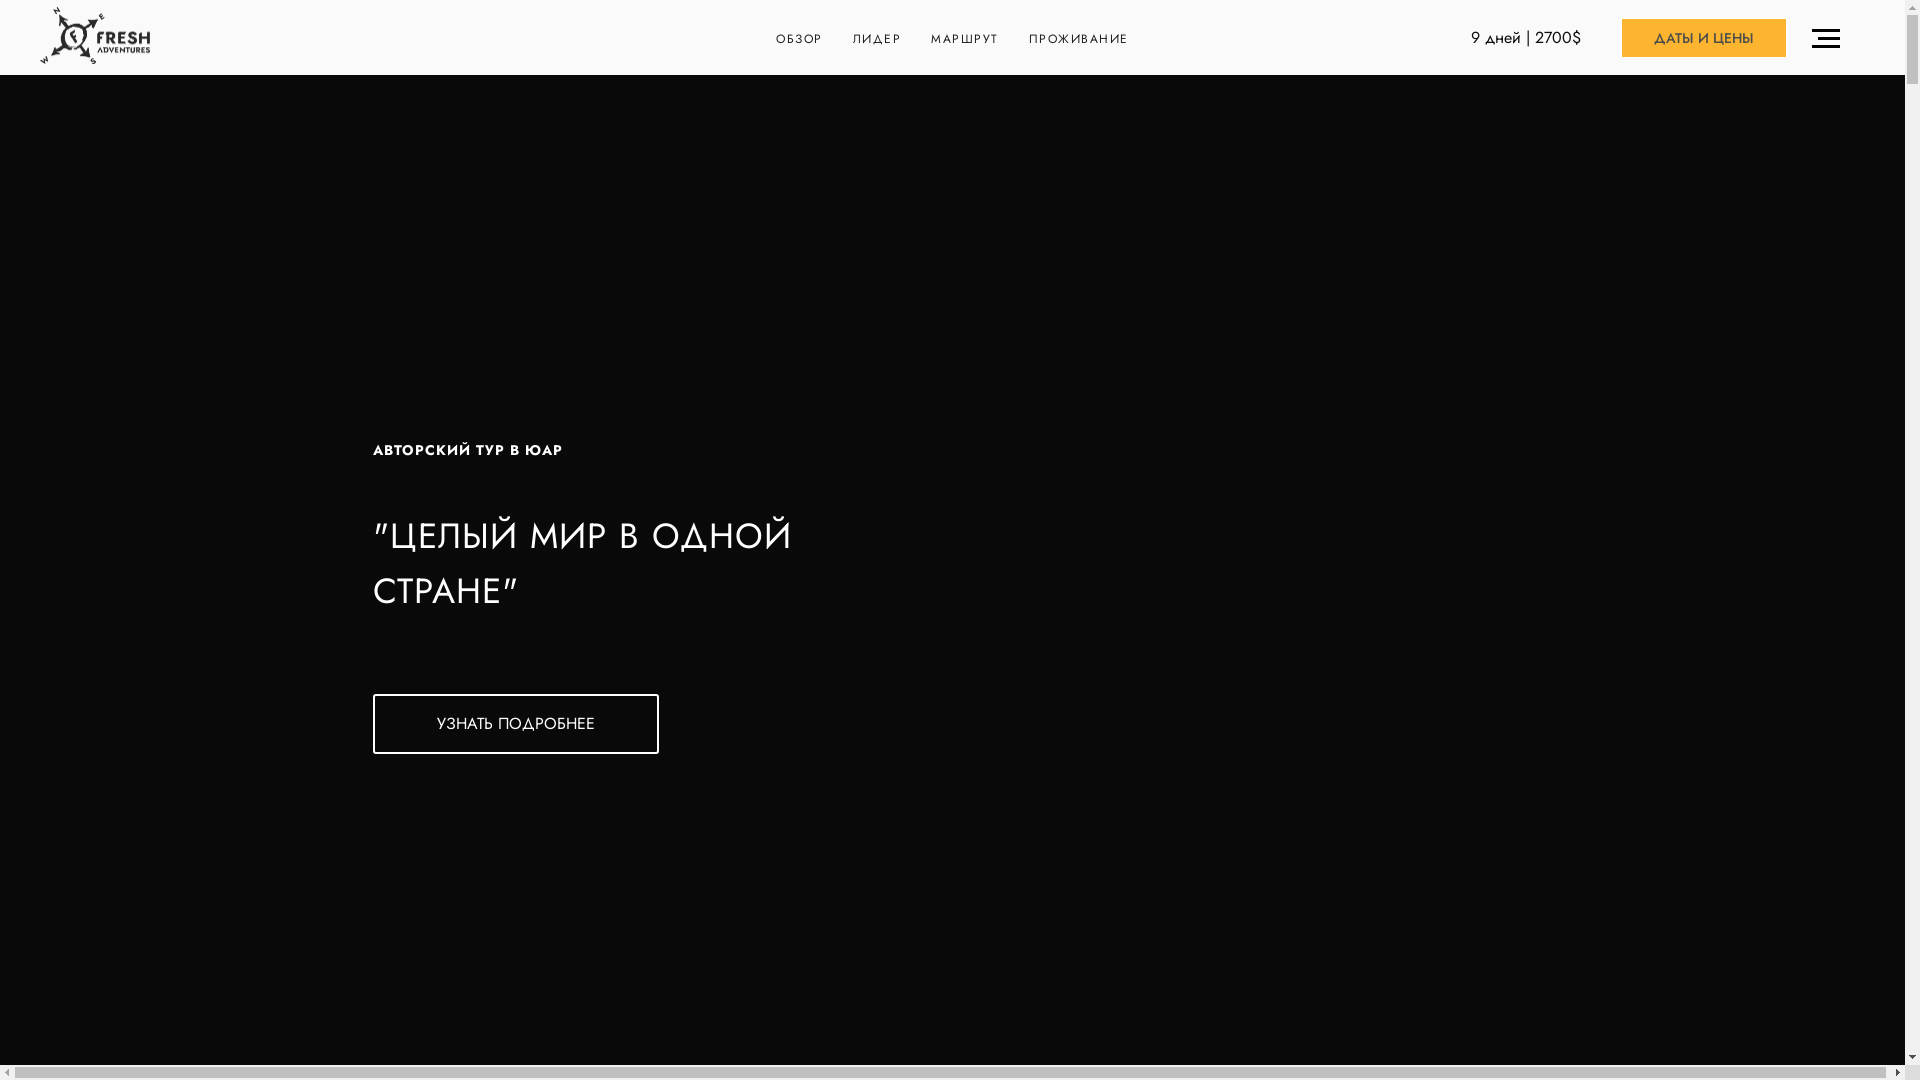 Image resolution: width=1920 pixels, height=1080 pixels. What do you see at coordinates (1830, 38) in the screenshot?
I see `'.'` at bounding box center [1830, 38].